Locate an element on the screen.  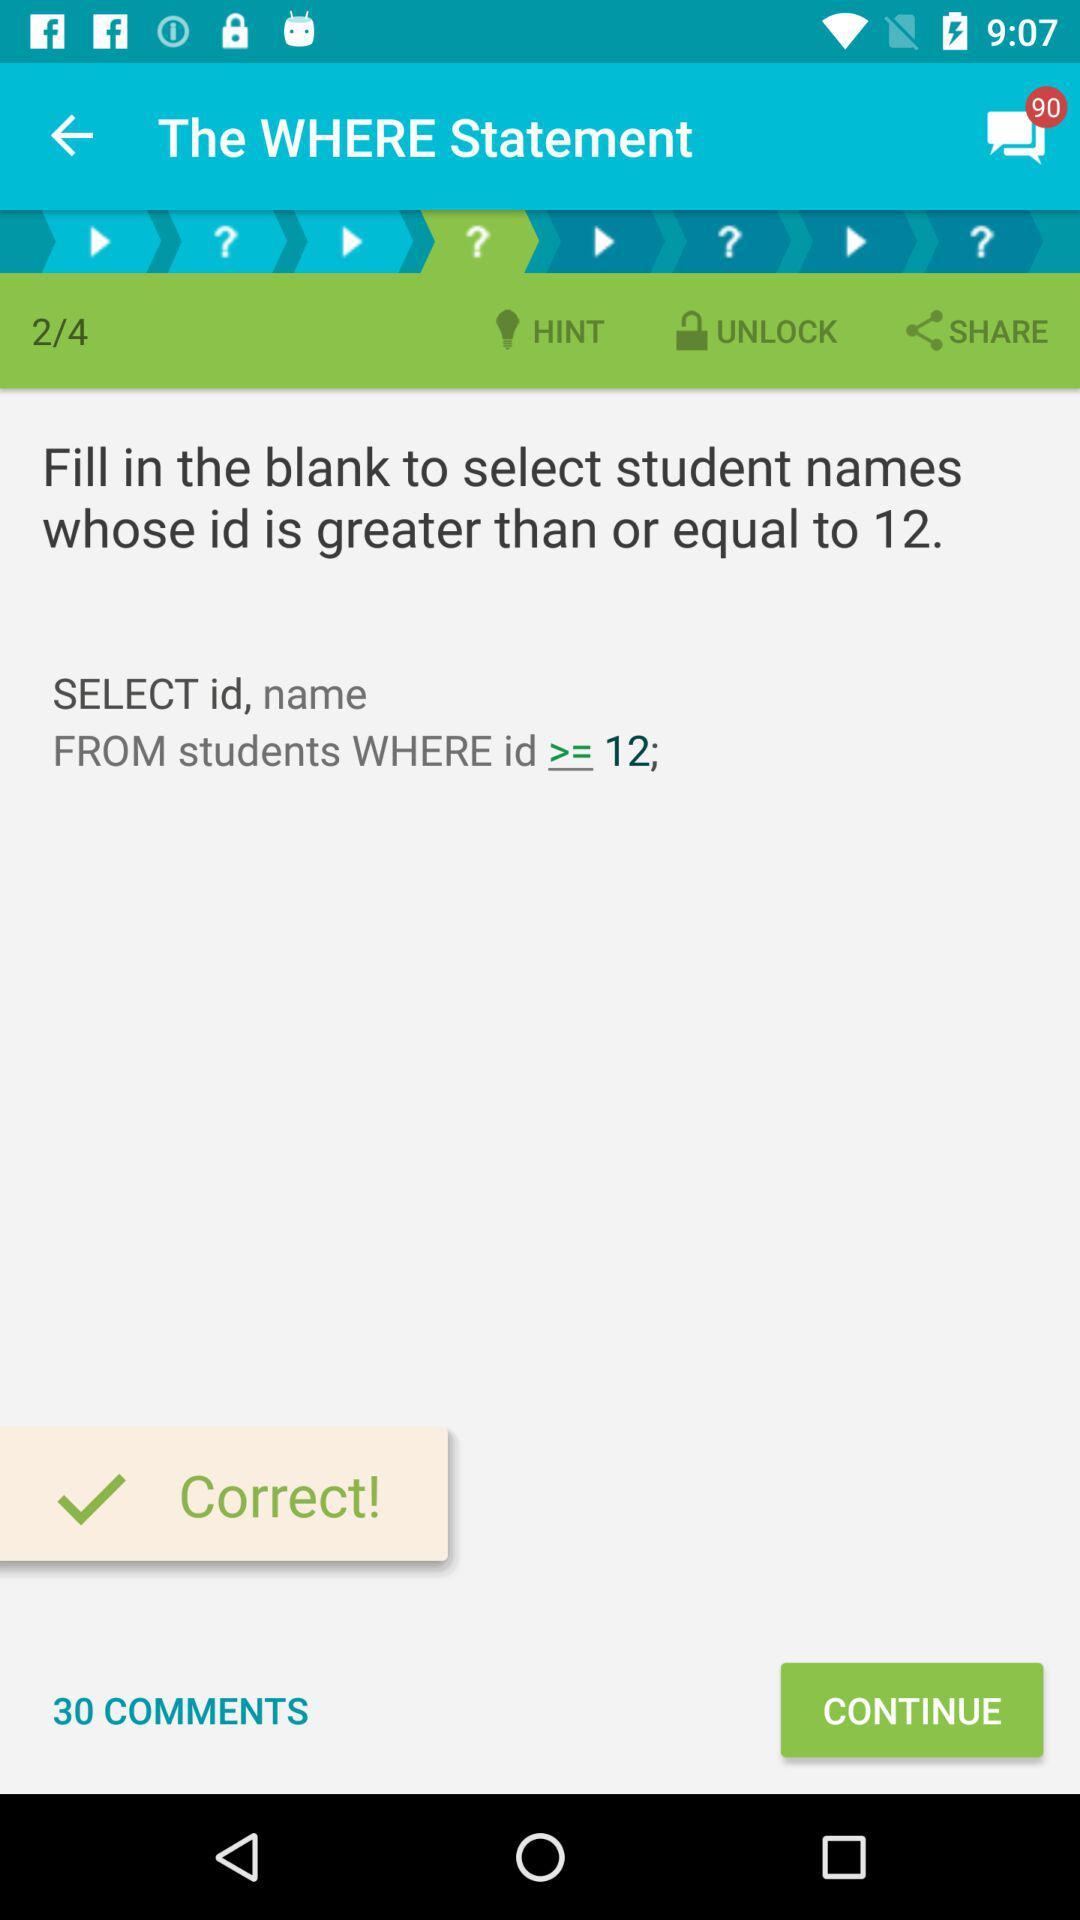
the text between id 12 is located at coordinates (570, 748).